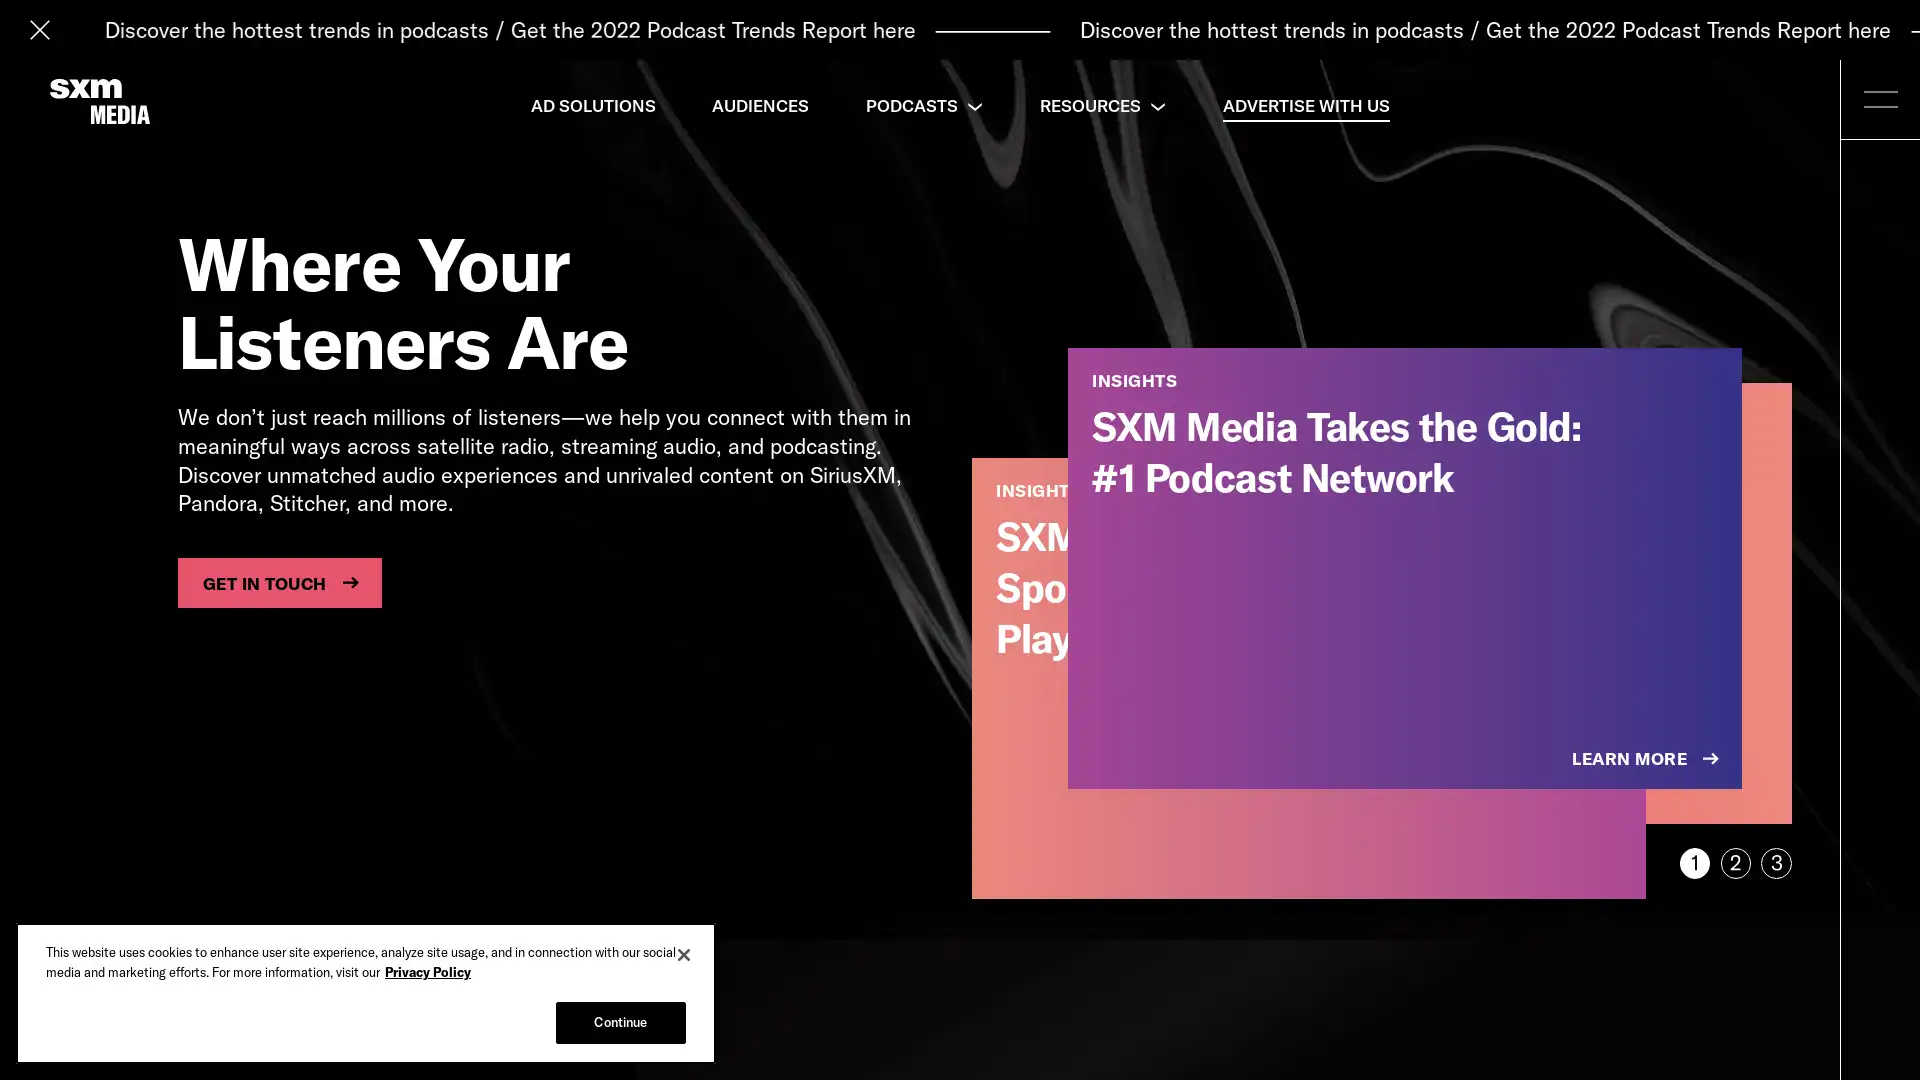 The width and height of the screenshot is (1920, 1080). Describe the element at coordinates (619, 1022) in the screenshot. I see `Continue` at that location.